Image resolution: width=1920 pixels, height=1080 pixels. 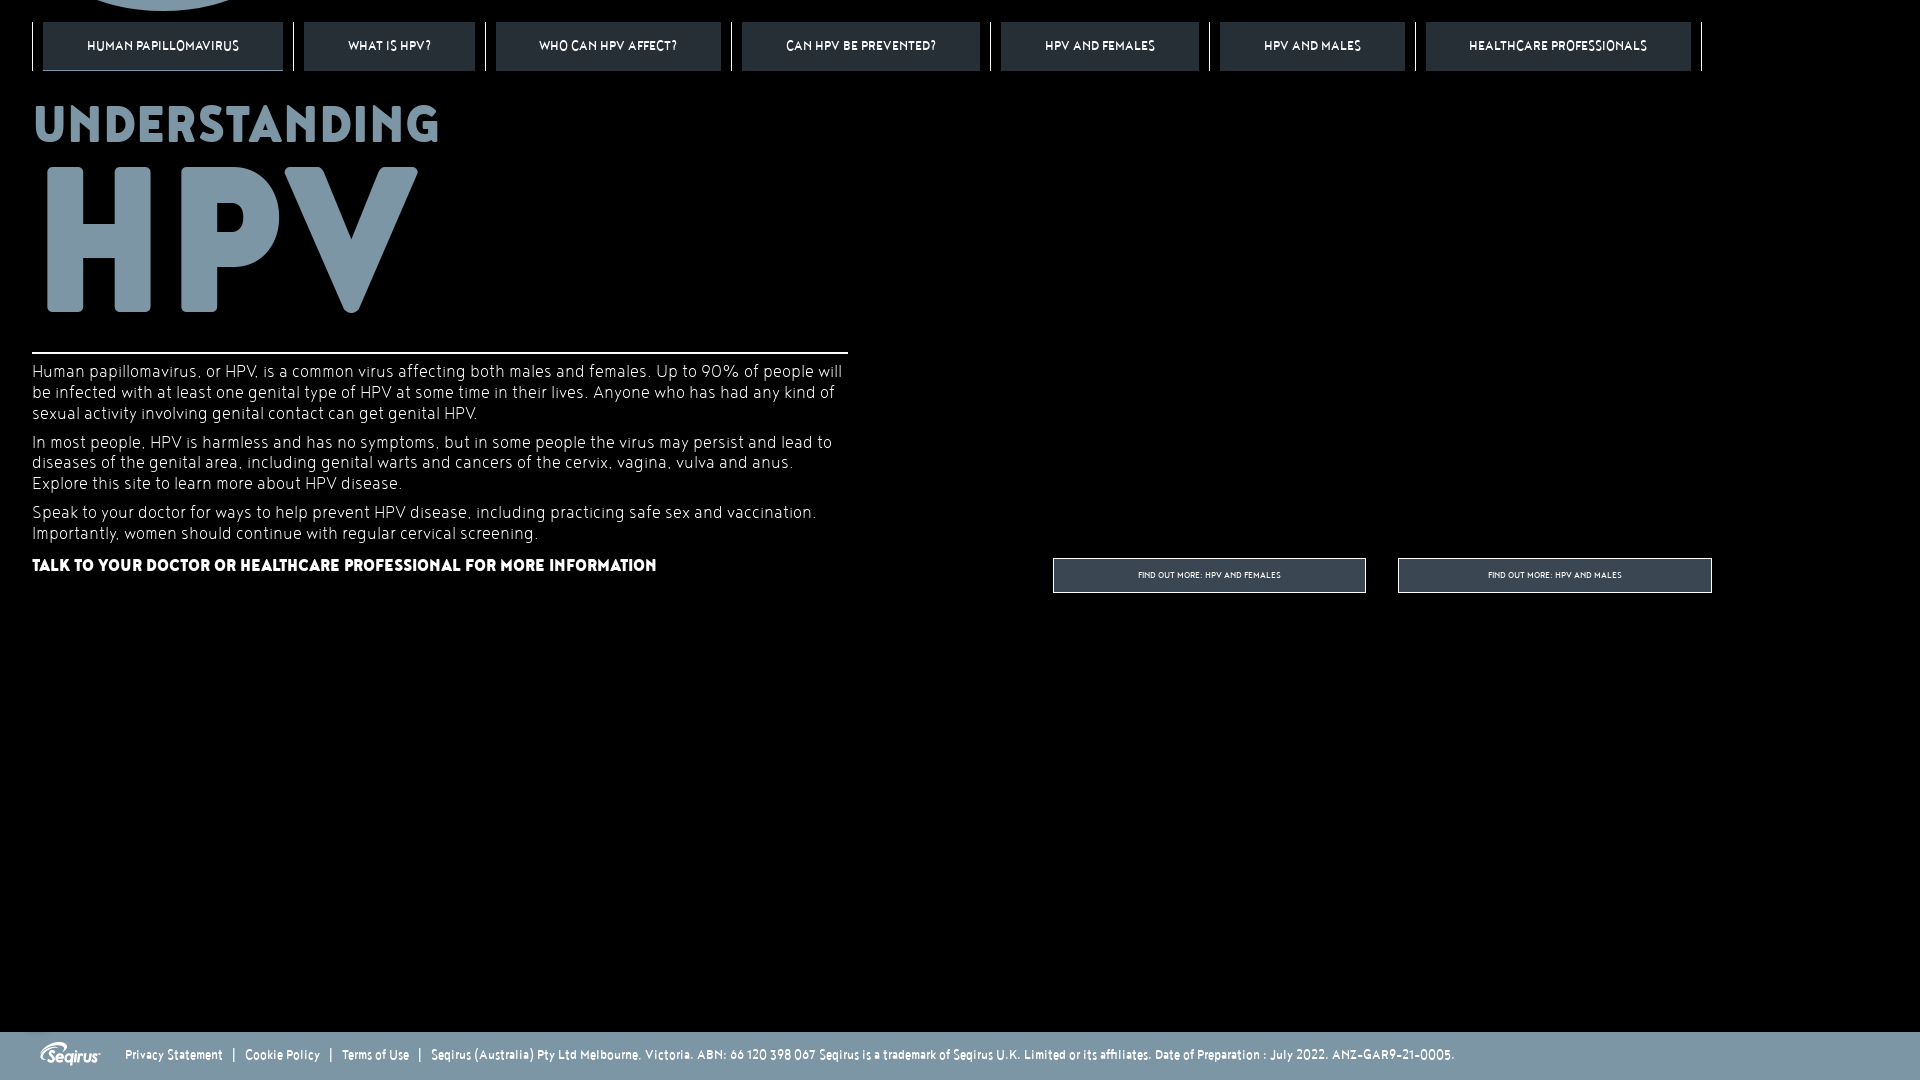 What do you see at coordinates (375, 1054) in the screenshot?
I see `'Terms of Use'` at bounding box center [375, 1054].